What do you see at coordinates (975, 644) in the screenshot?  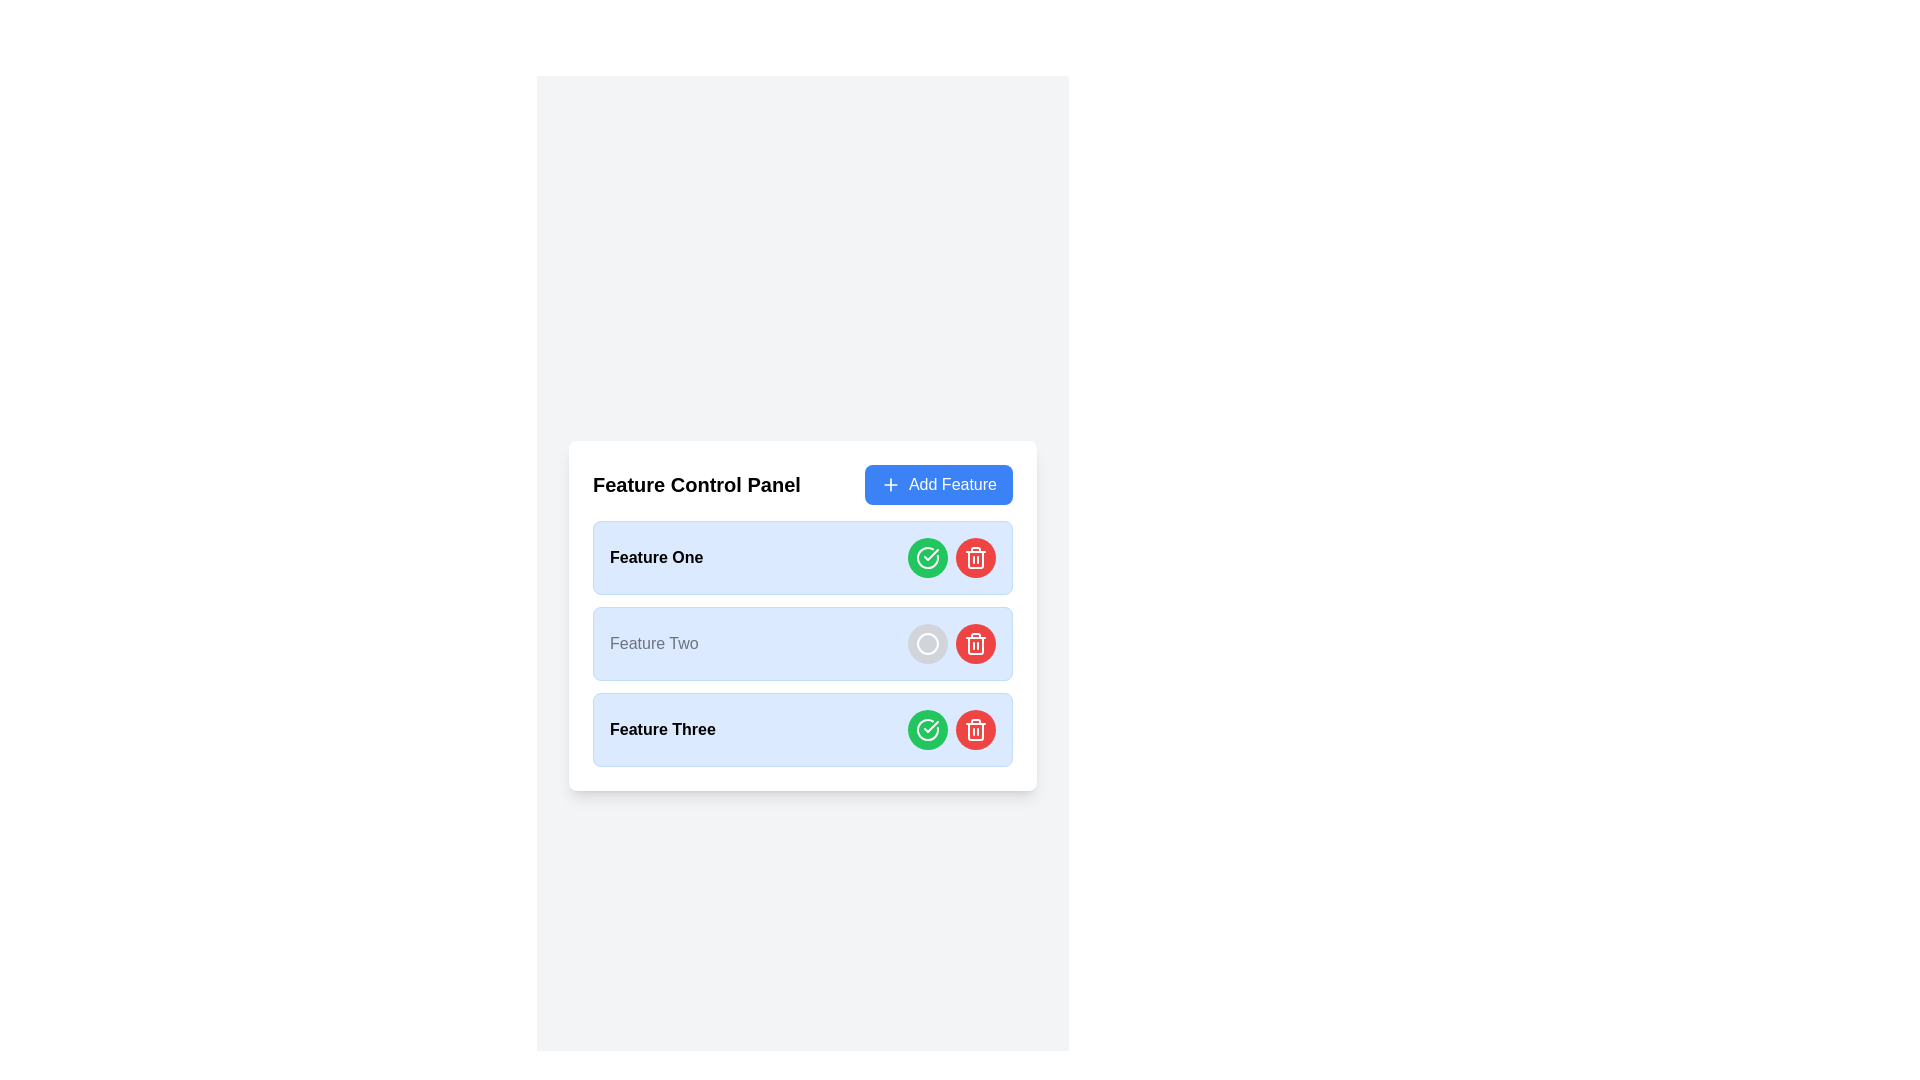 I see `the delete button located in the third row under the 'Feature Three' label` at bounding box center [975, 644].